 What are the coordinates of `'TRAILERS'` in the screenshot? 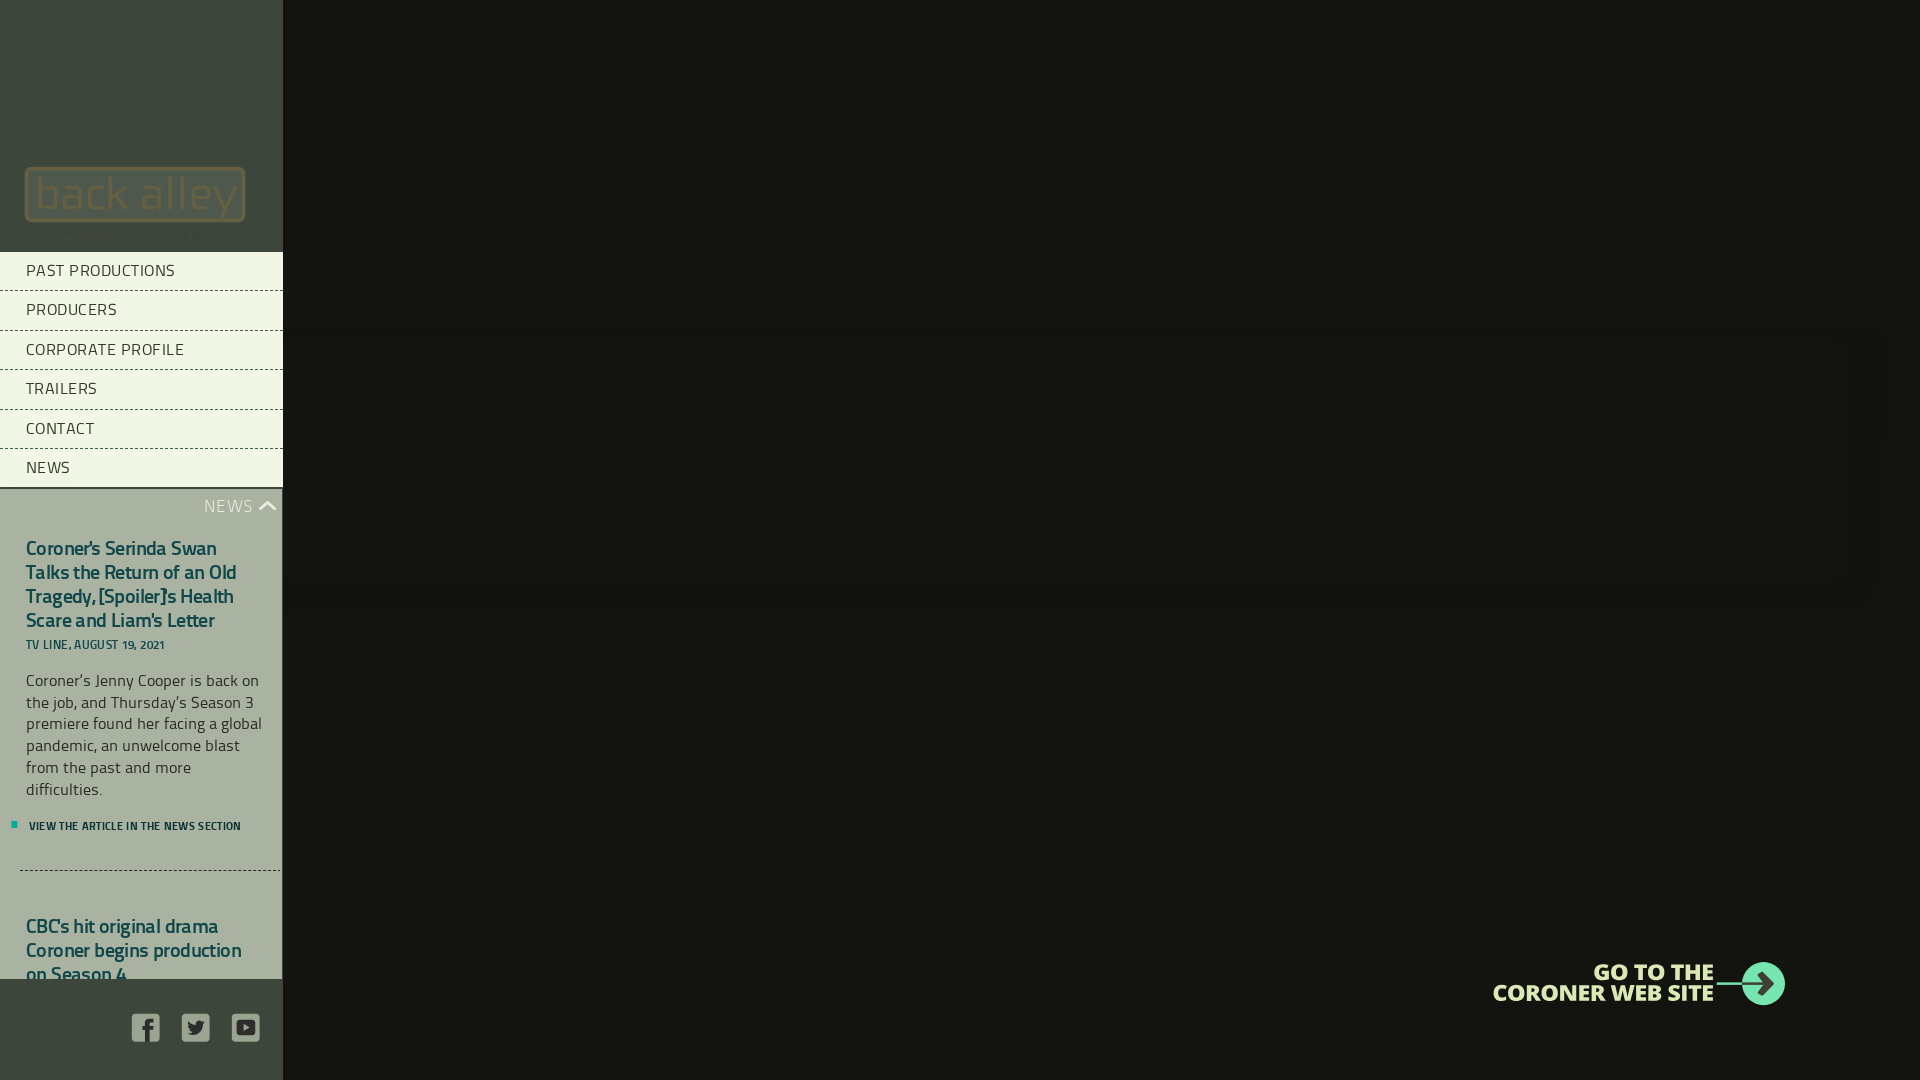 It's located at (140, 388).